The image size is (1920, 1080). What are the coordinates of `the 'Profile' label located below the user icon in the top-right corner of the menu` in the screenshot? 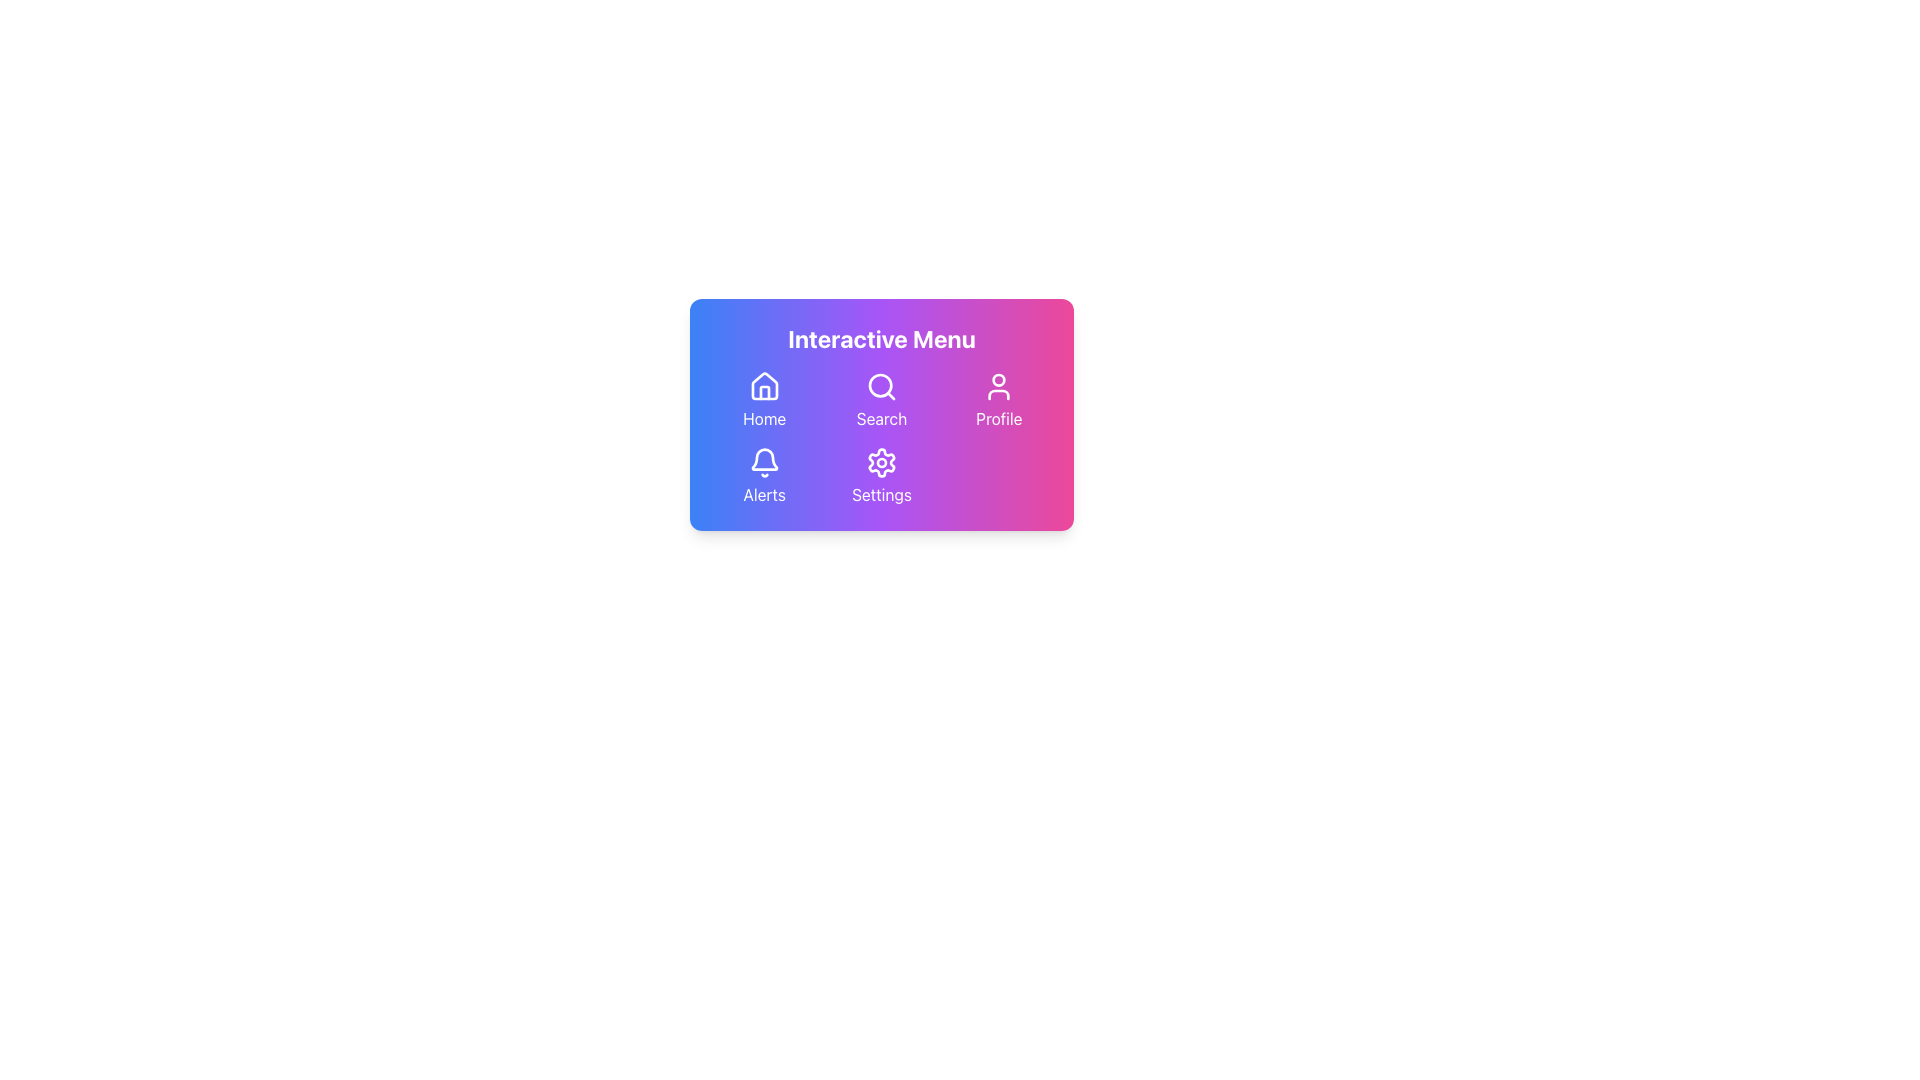 It's located at (999, 418).